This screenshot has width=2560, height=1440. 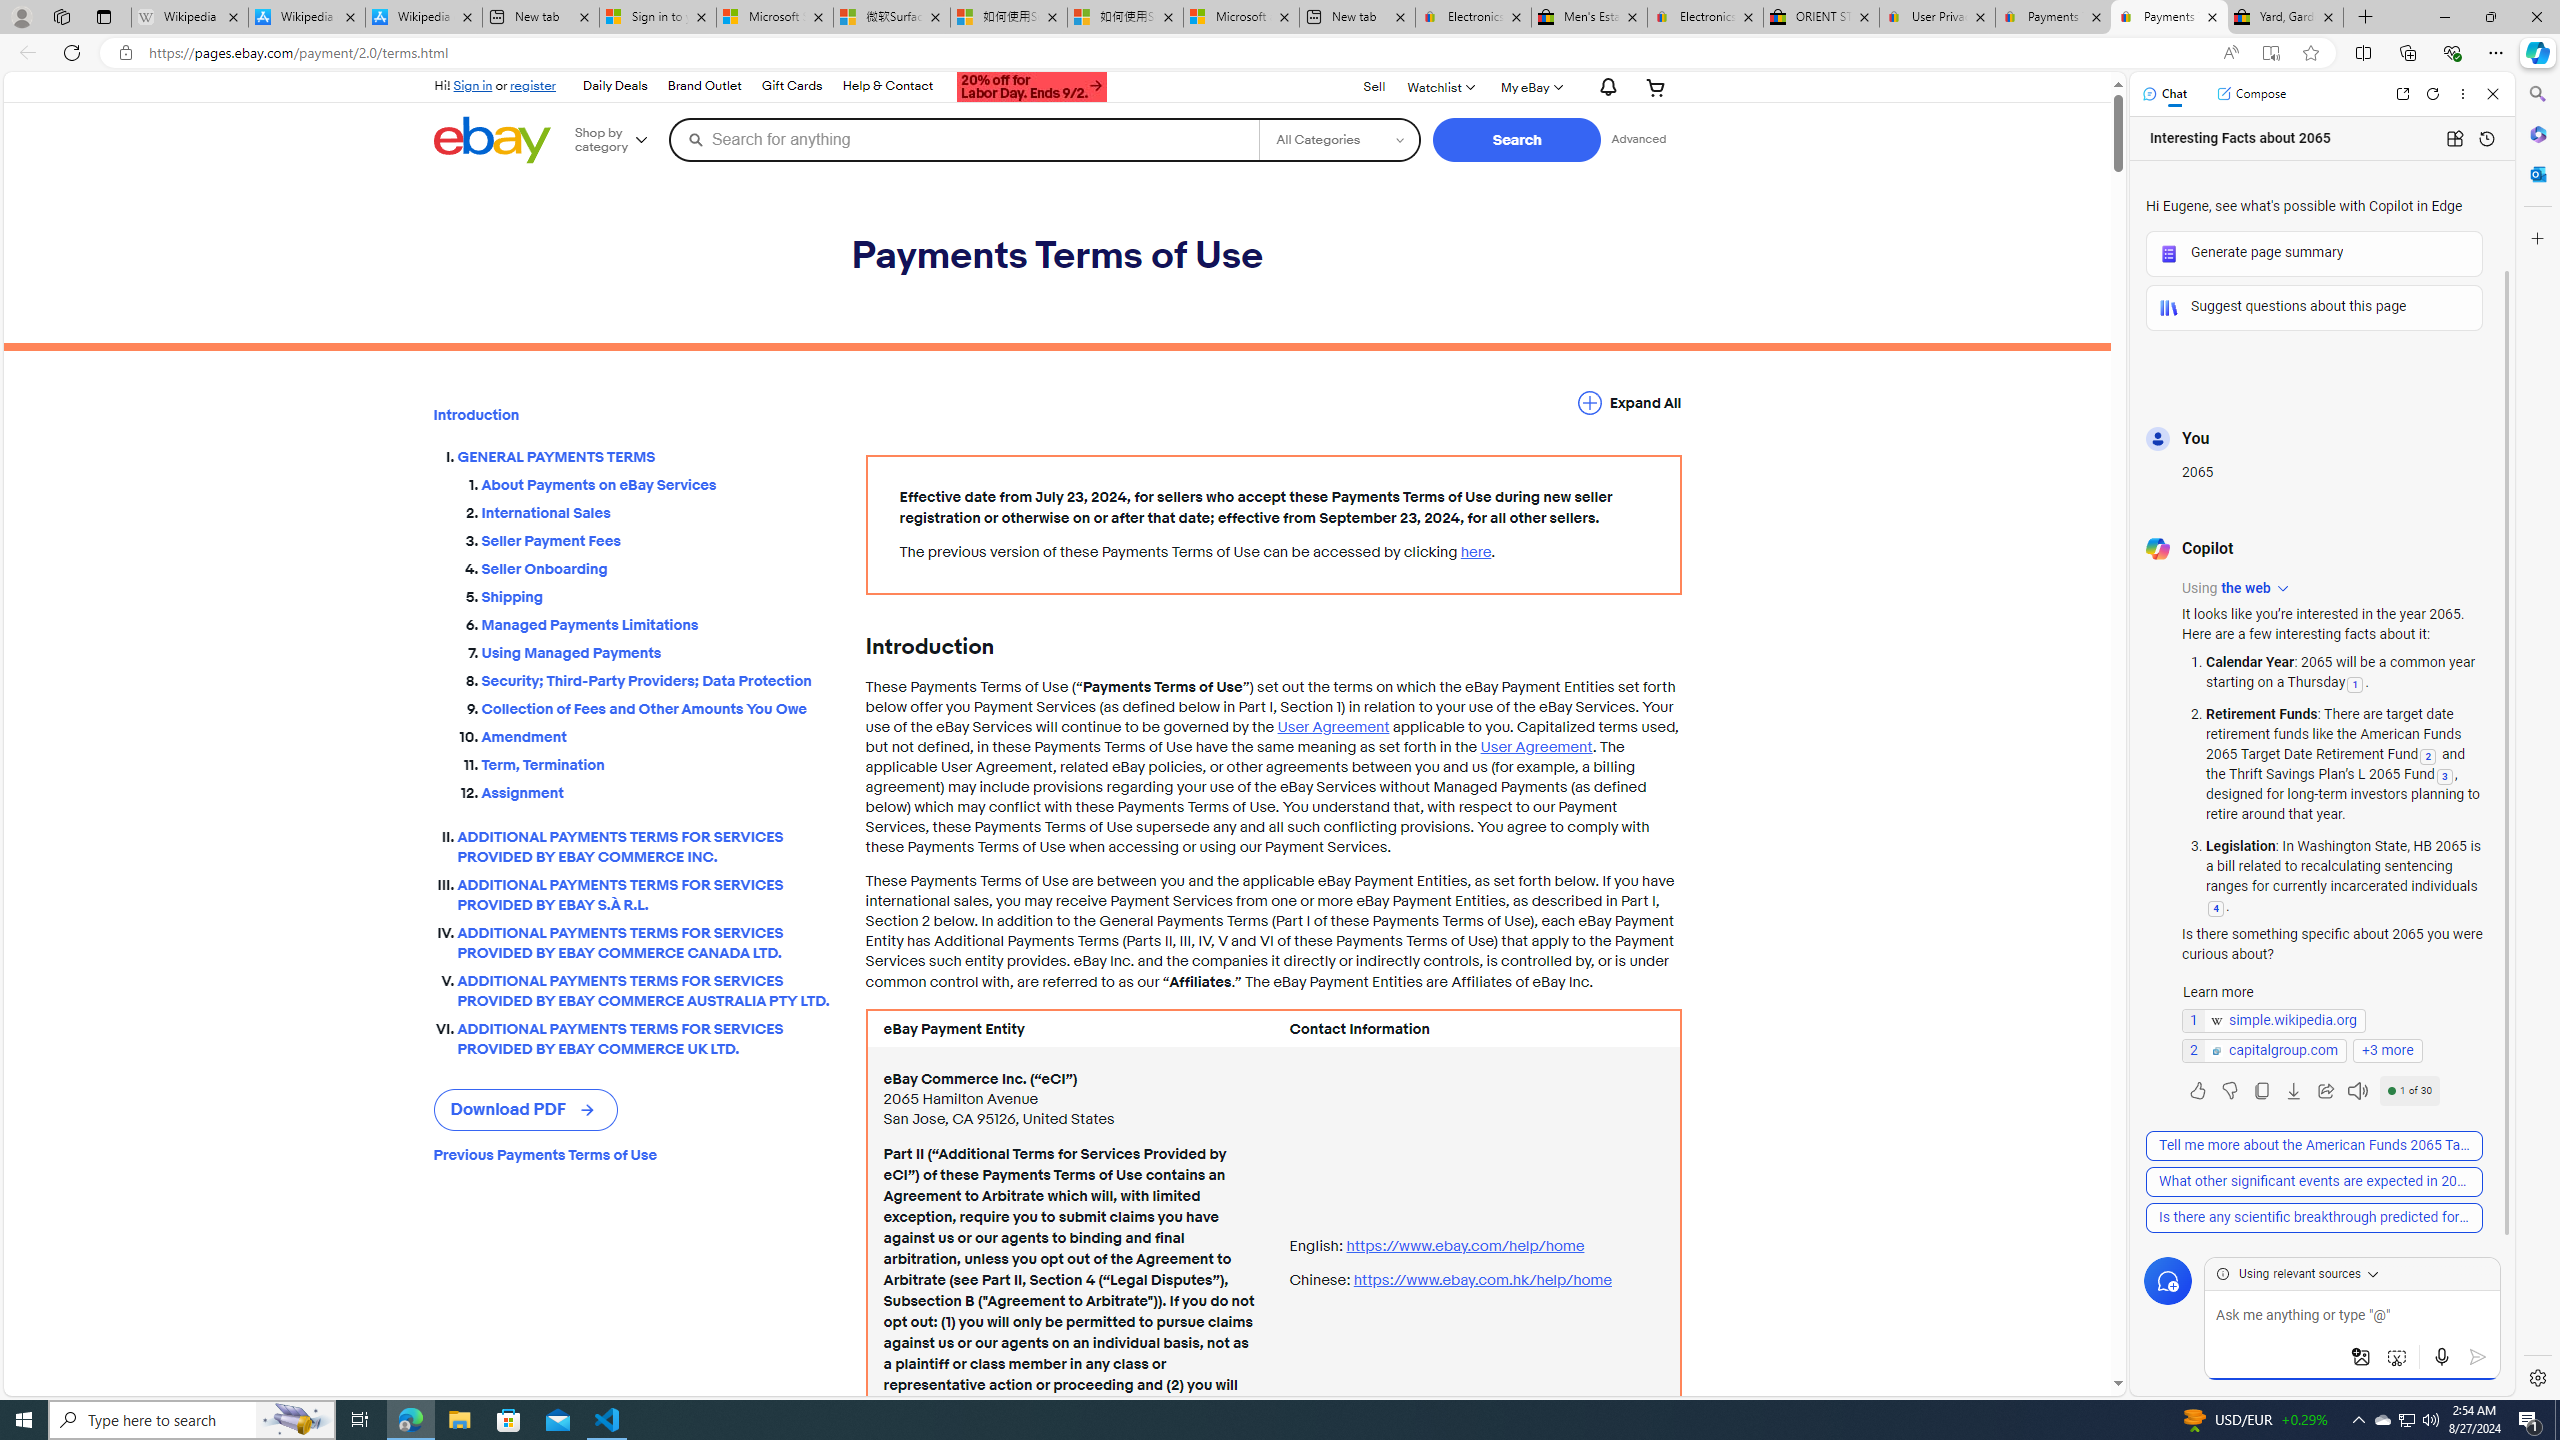 What do you see at coordinates (656, 568) in the screenshot?
I see `'Seller Onboarding'` at bounding box center [656, 568].